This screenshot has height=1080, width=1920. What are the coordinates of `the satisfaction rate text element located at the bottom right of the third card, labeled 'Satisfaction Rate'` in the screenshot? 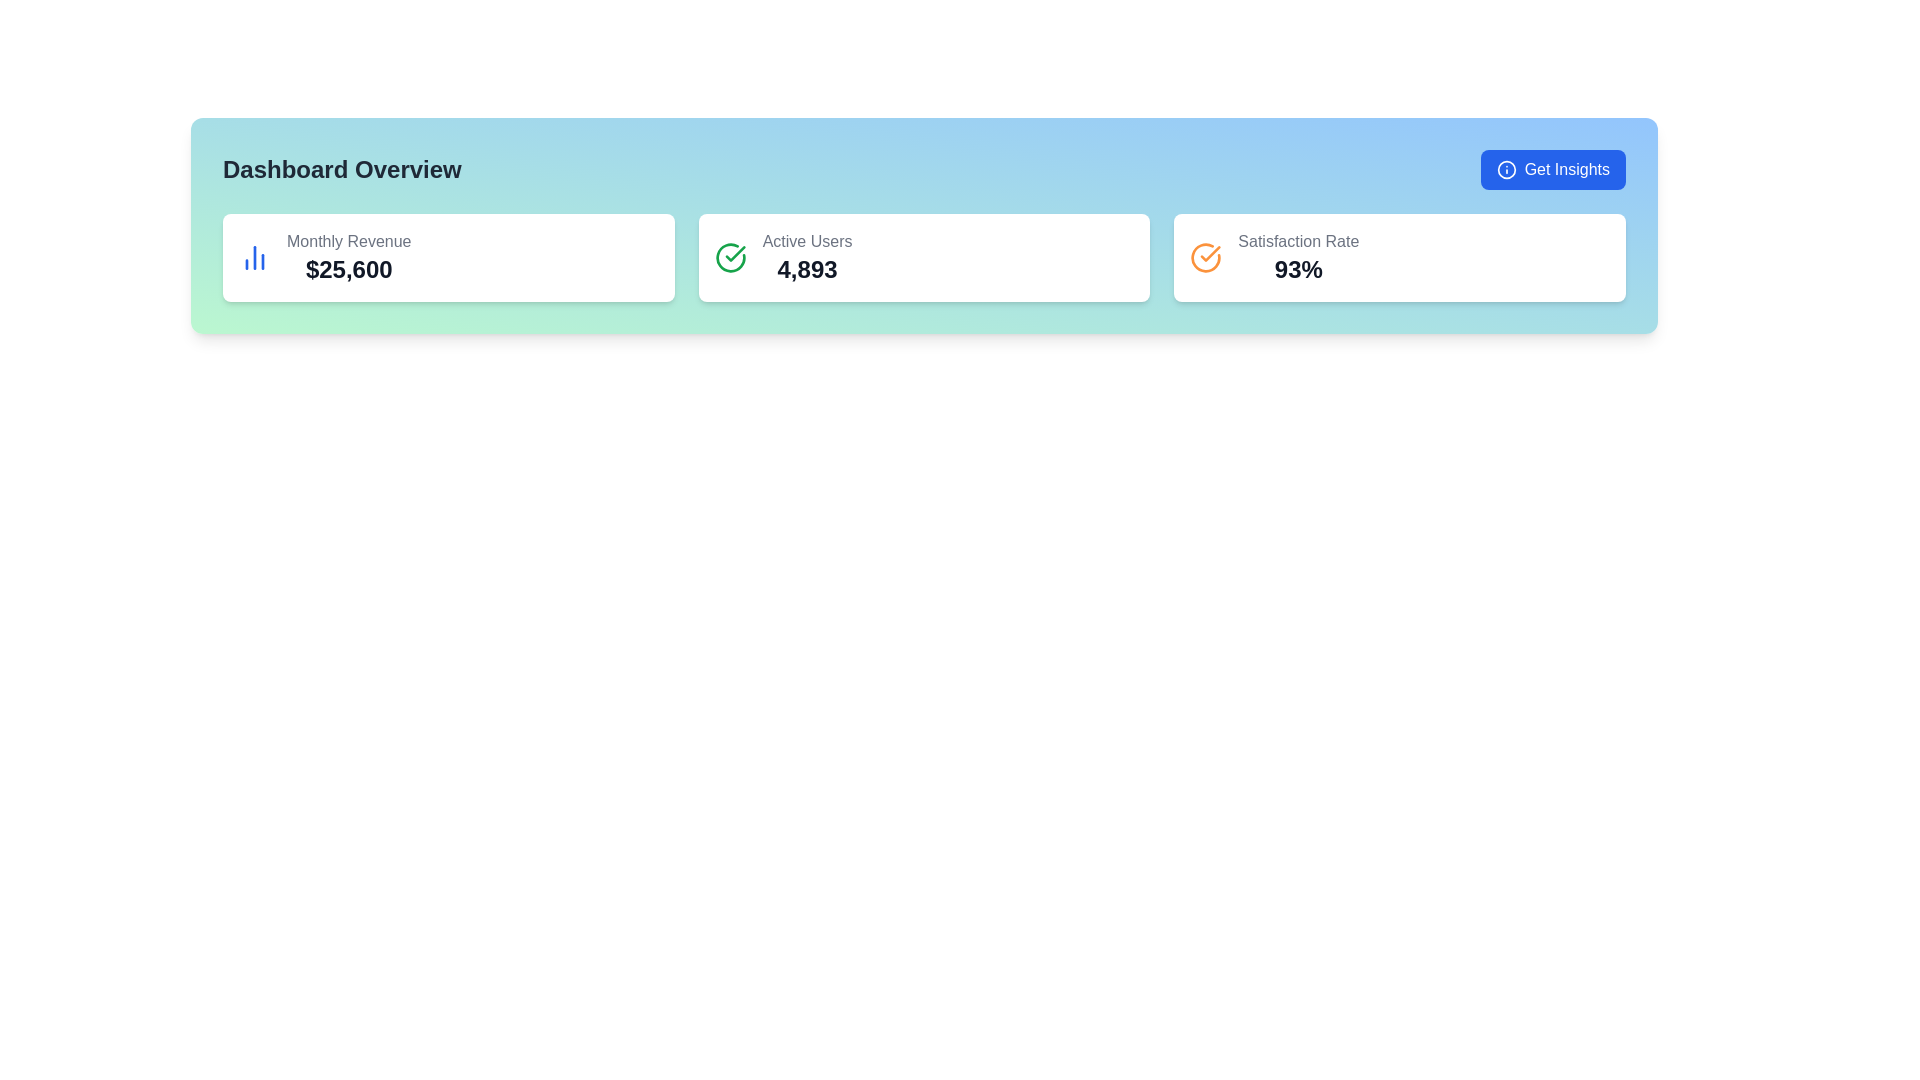 It's located at (1298, 270).